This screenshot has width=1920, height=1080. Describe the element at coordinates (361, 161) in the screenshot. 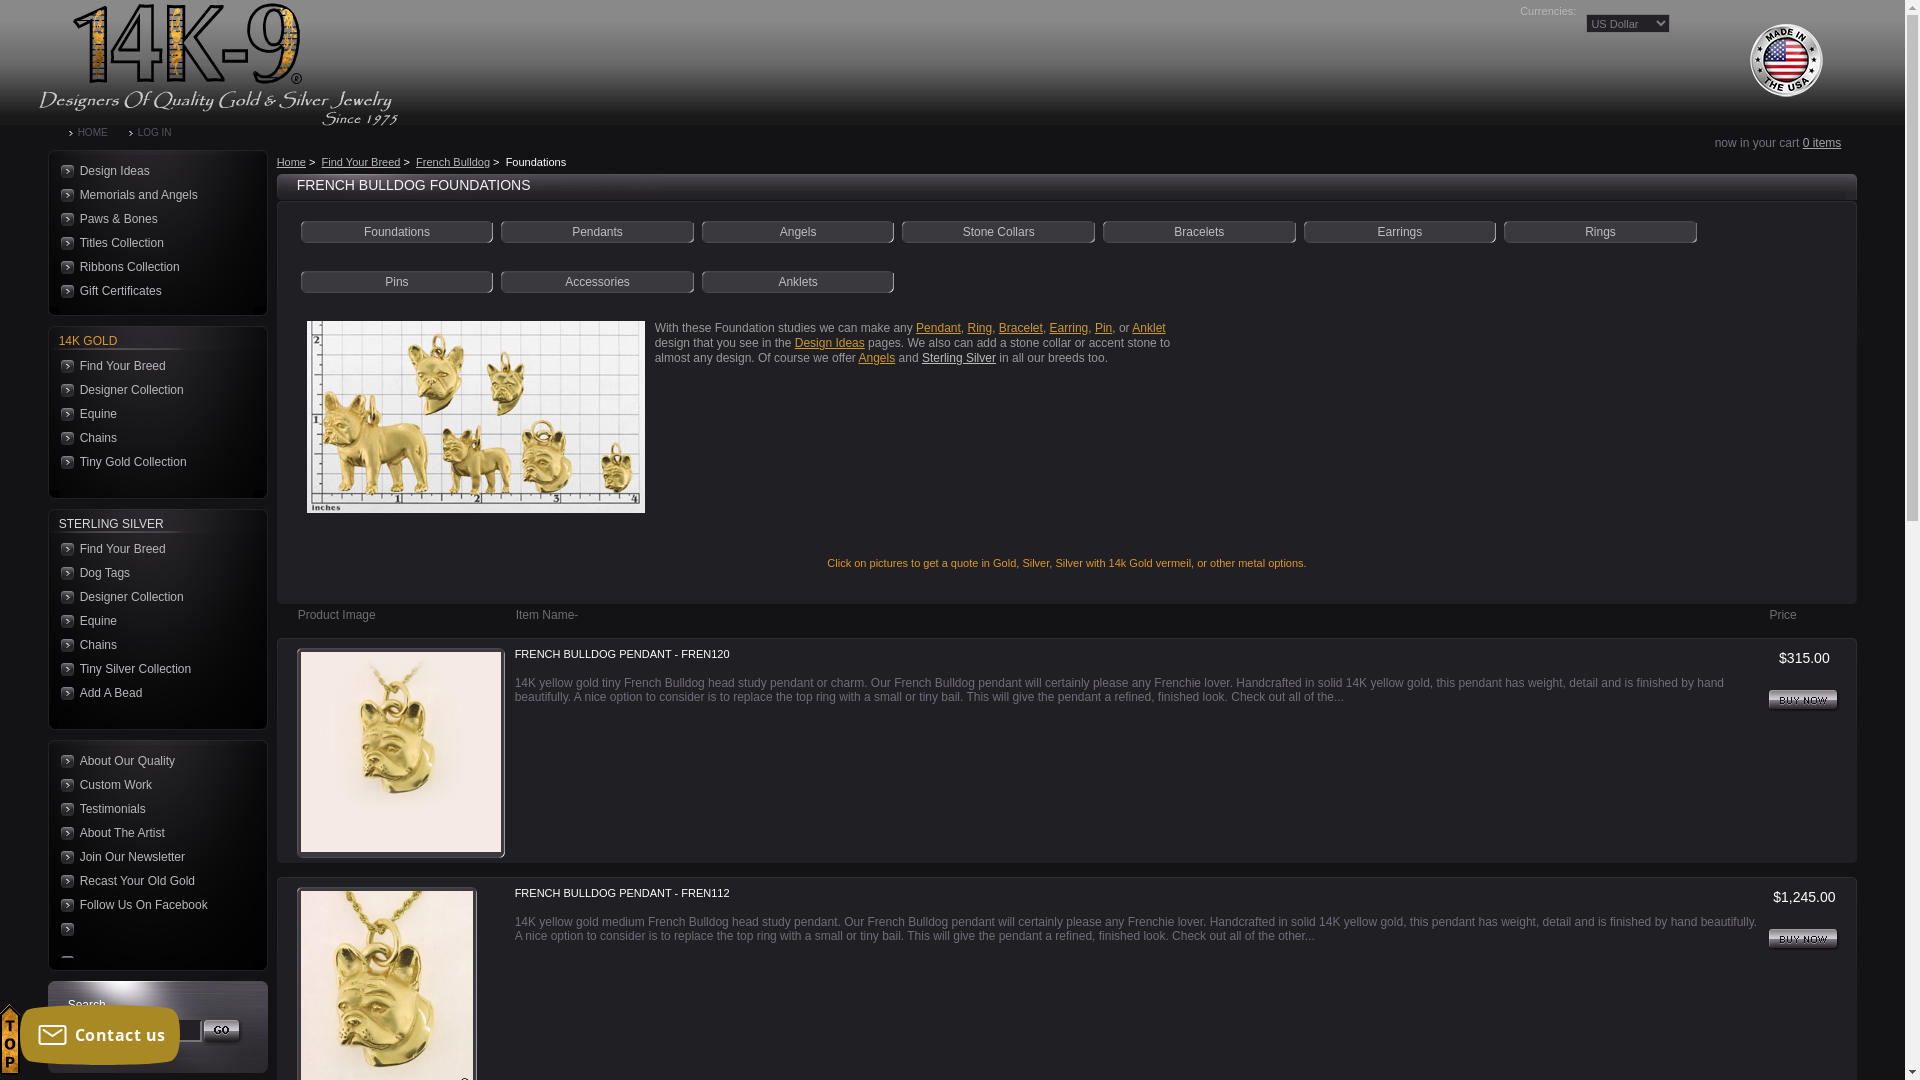

I see `'Find Your Breed'` at that location.